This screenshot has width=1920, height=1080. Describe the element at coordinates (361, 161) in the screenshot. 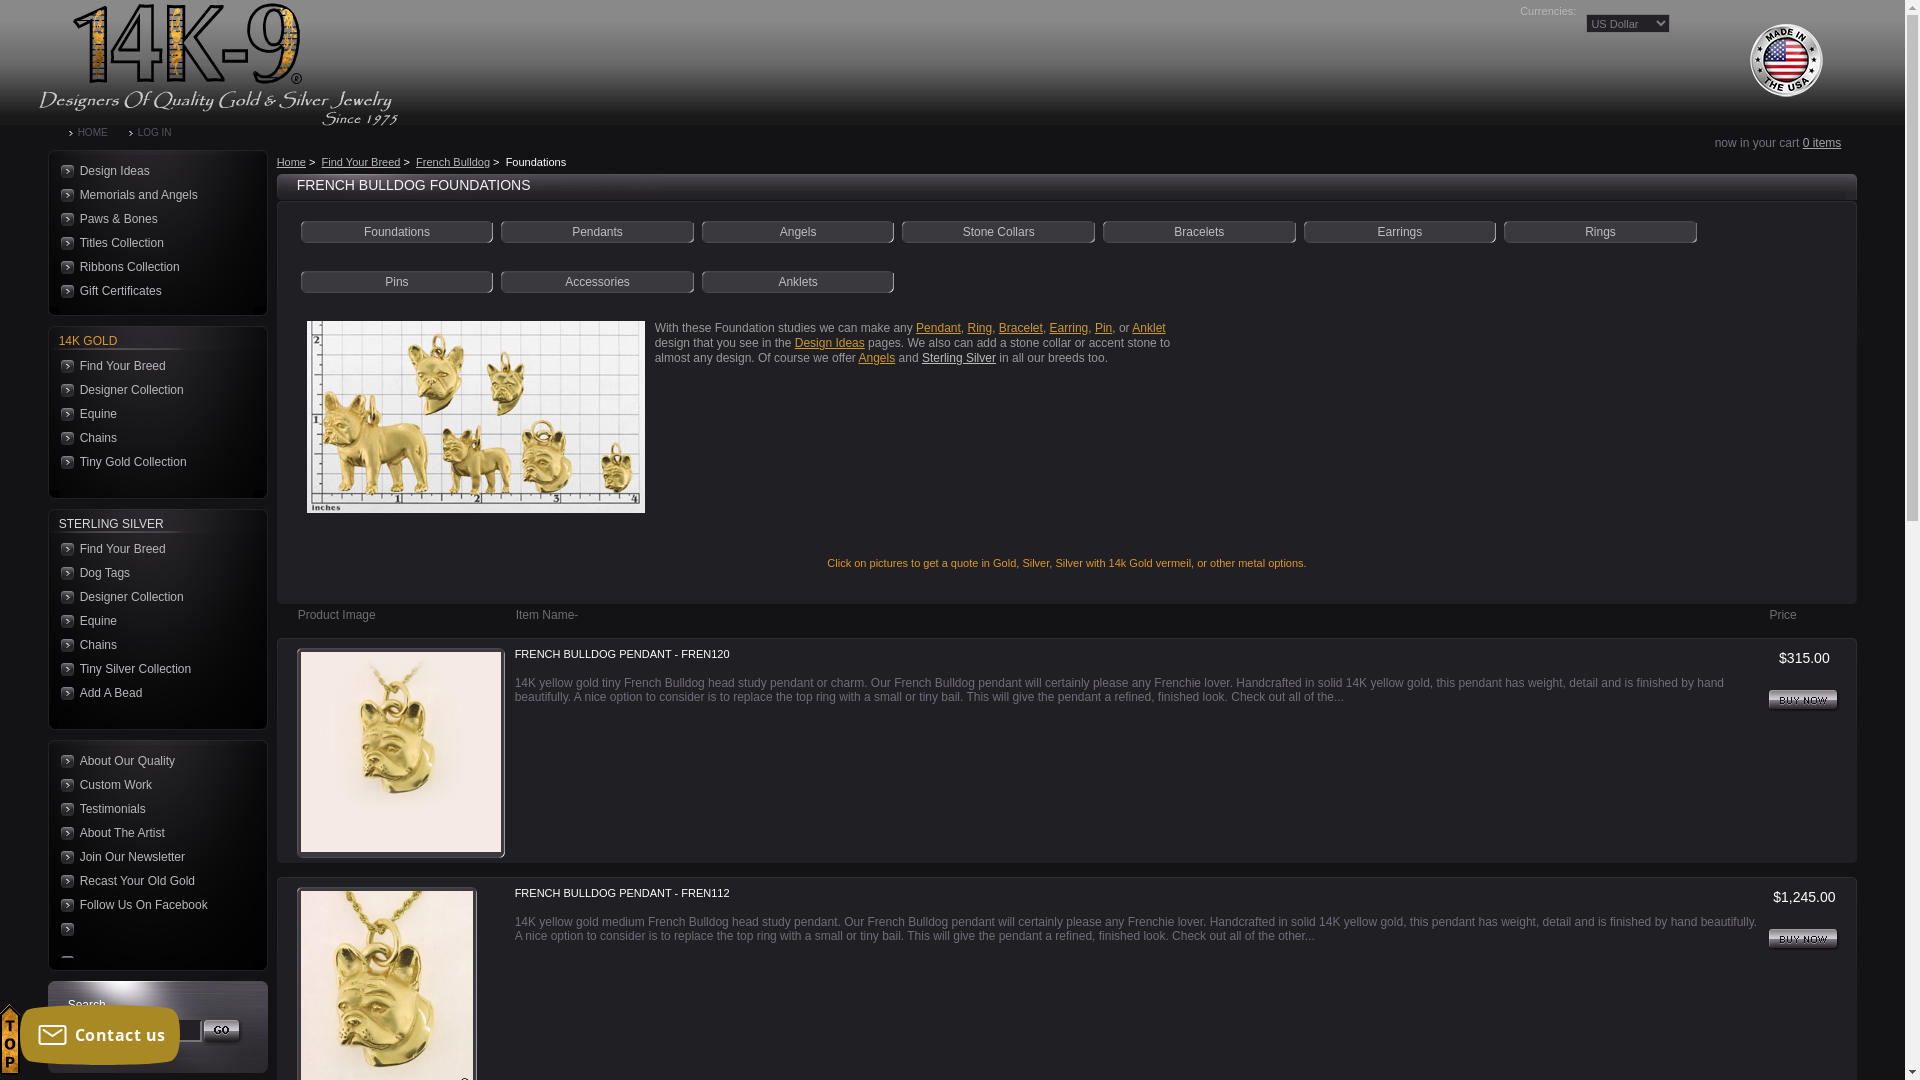

I see `'Find Your Breed'` at that location.